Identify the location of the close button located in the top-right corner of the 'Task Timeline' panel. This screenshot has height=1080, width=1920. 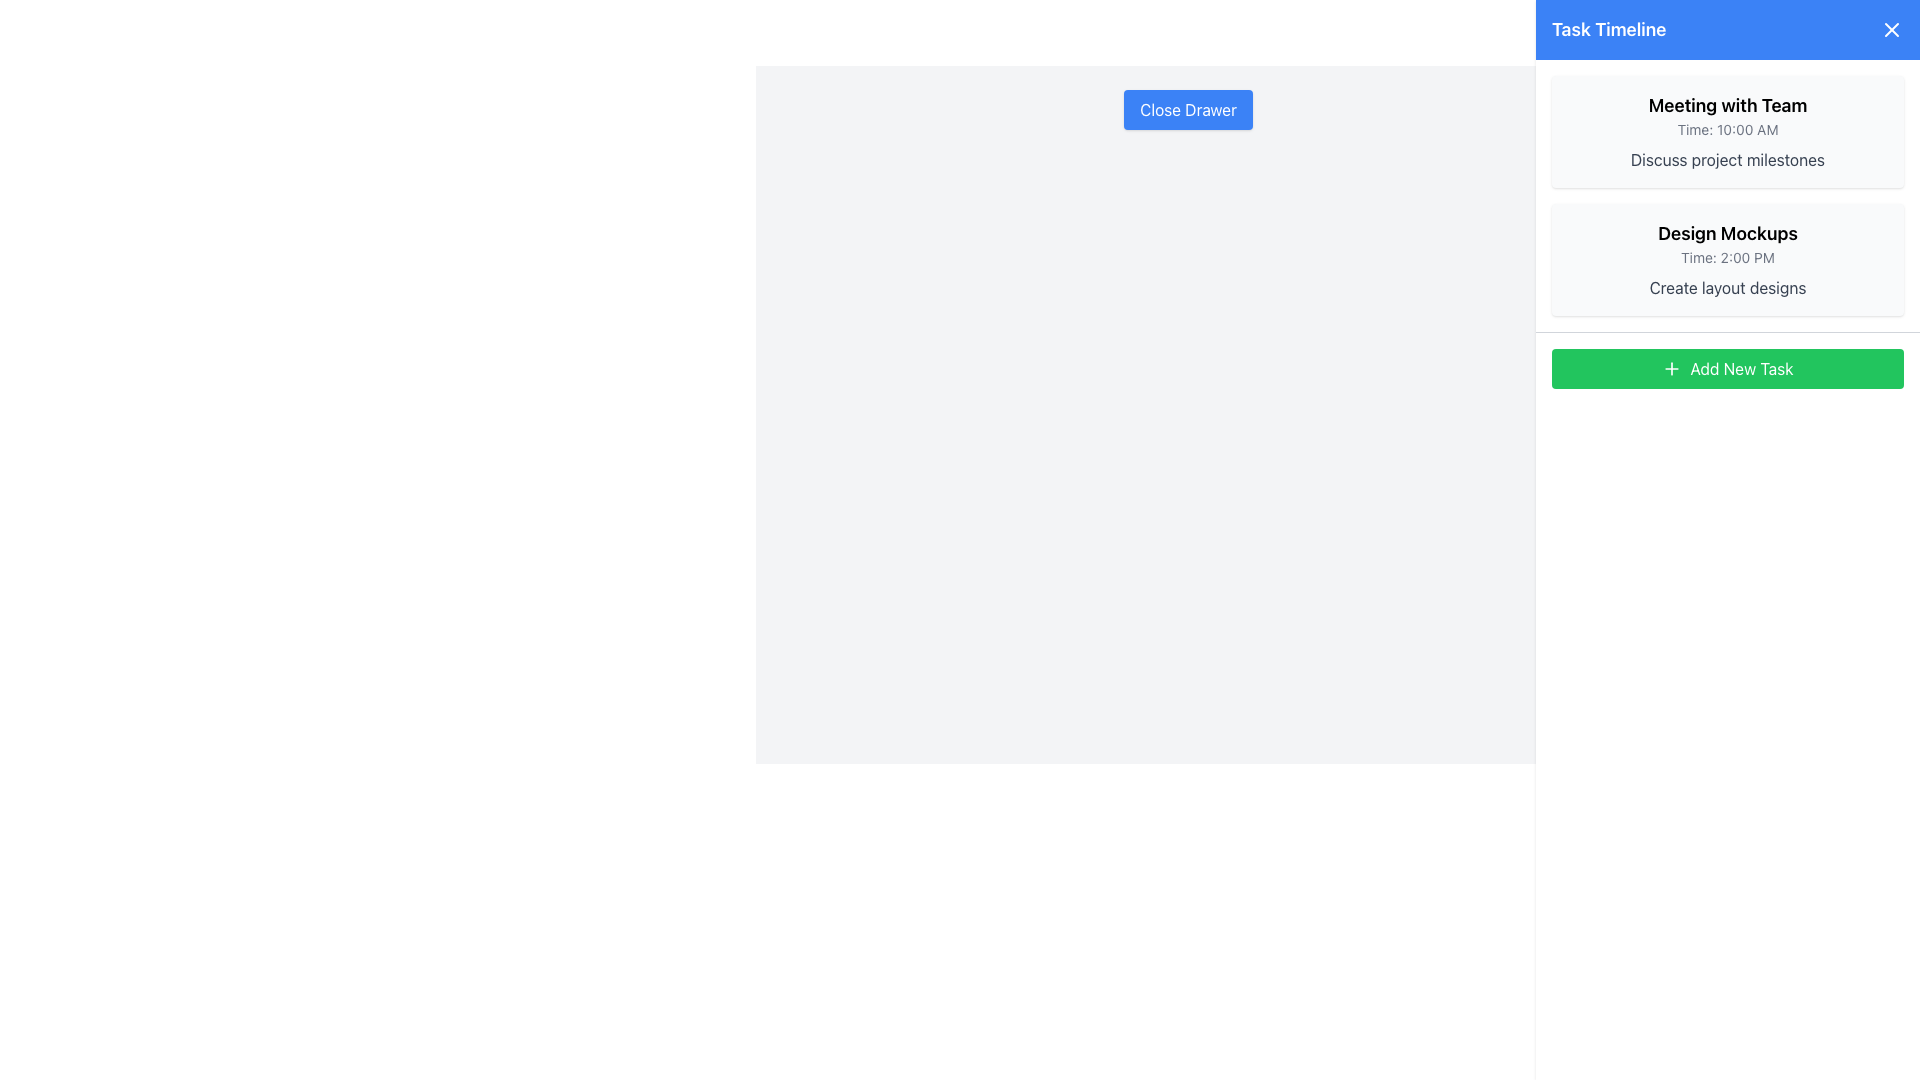
(1890, 30).